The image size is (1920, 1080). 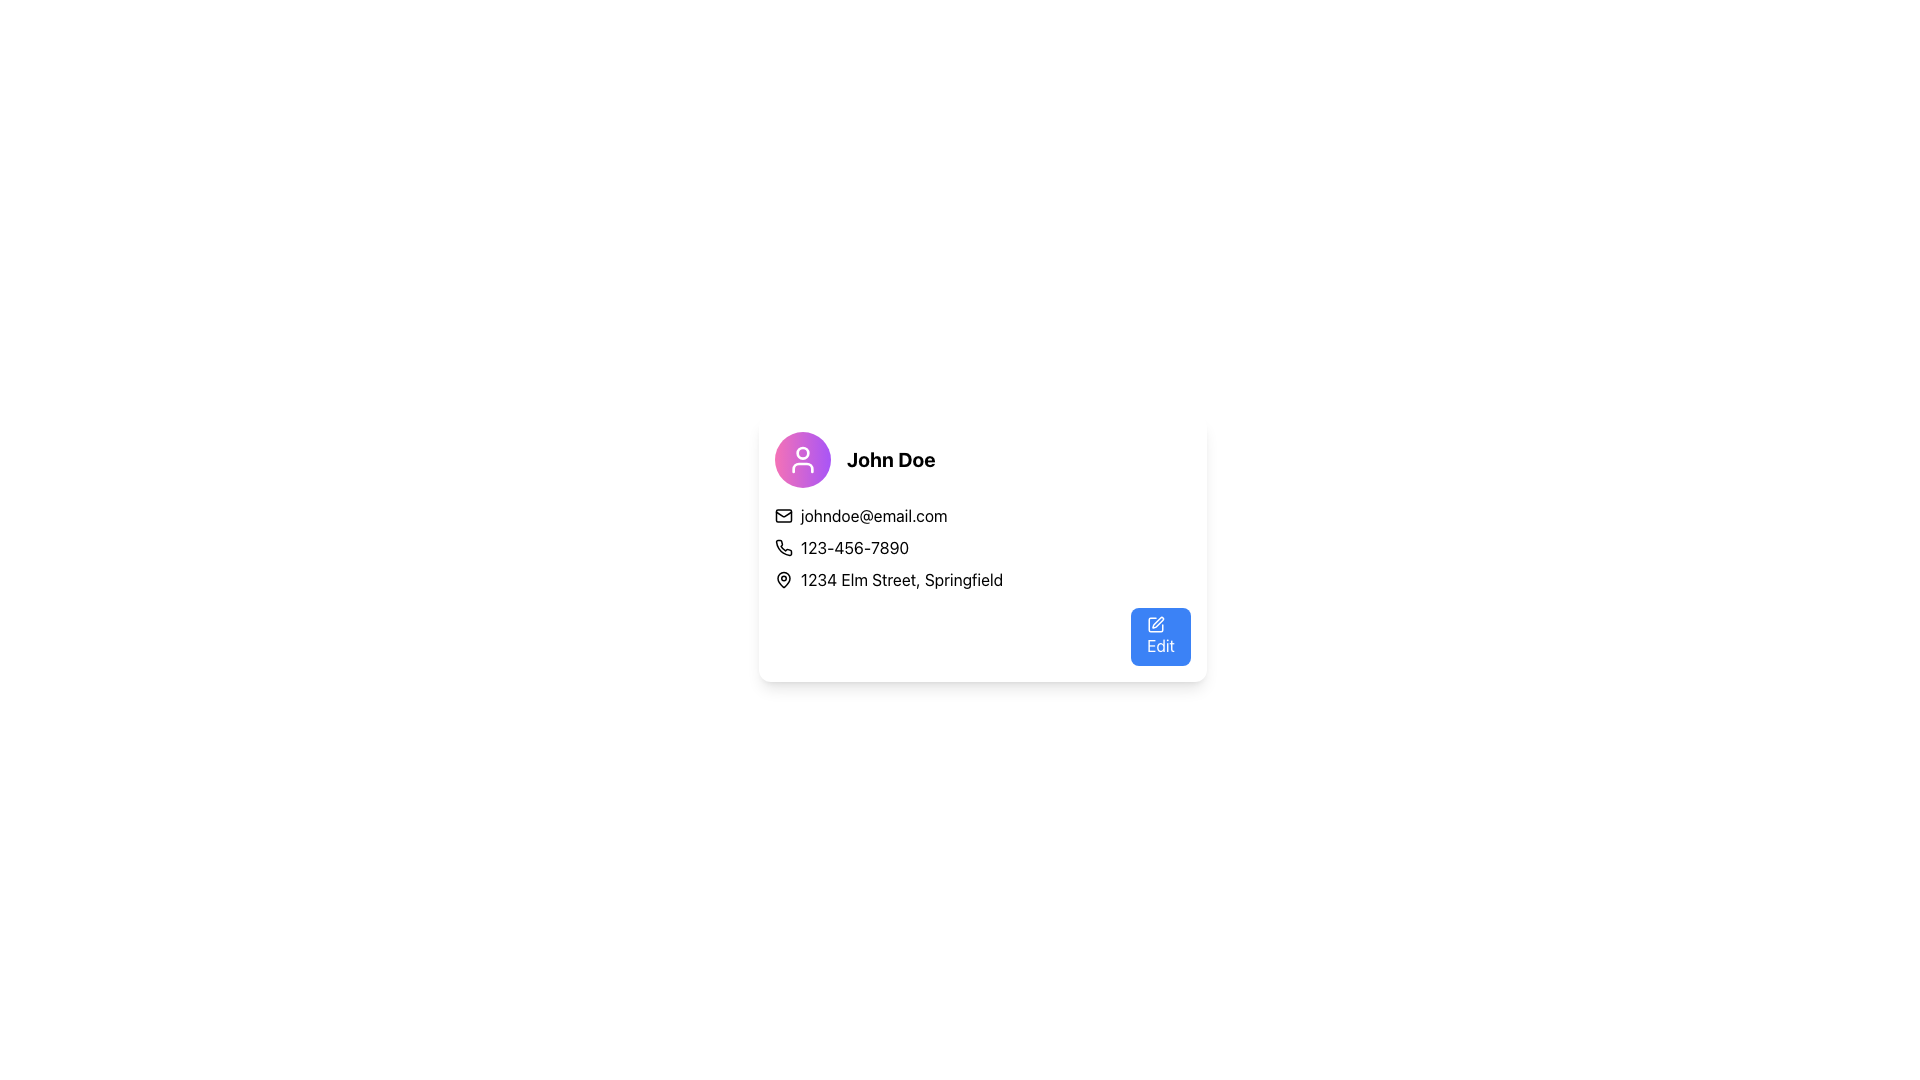 What do you see at coordinates (783, 547) in the screenshot?
I see `the phone handset icon, which is styled with simple curved lines and positioned to the left of the phone number '123-456-7890'` at bounding box center [783, 547].